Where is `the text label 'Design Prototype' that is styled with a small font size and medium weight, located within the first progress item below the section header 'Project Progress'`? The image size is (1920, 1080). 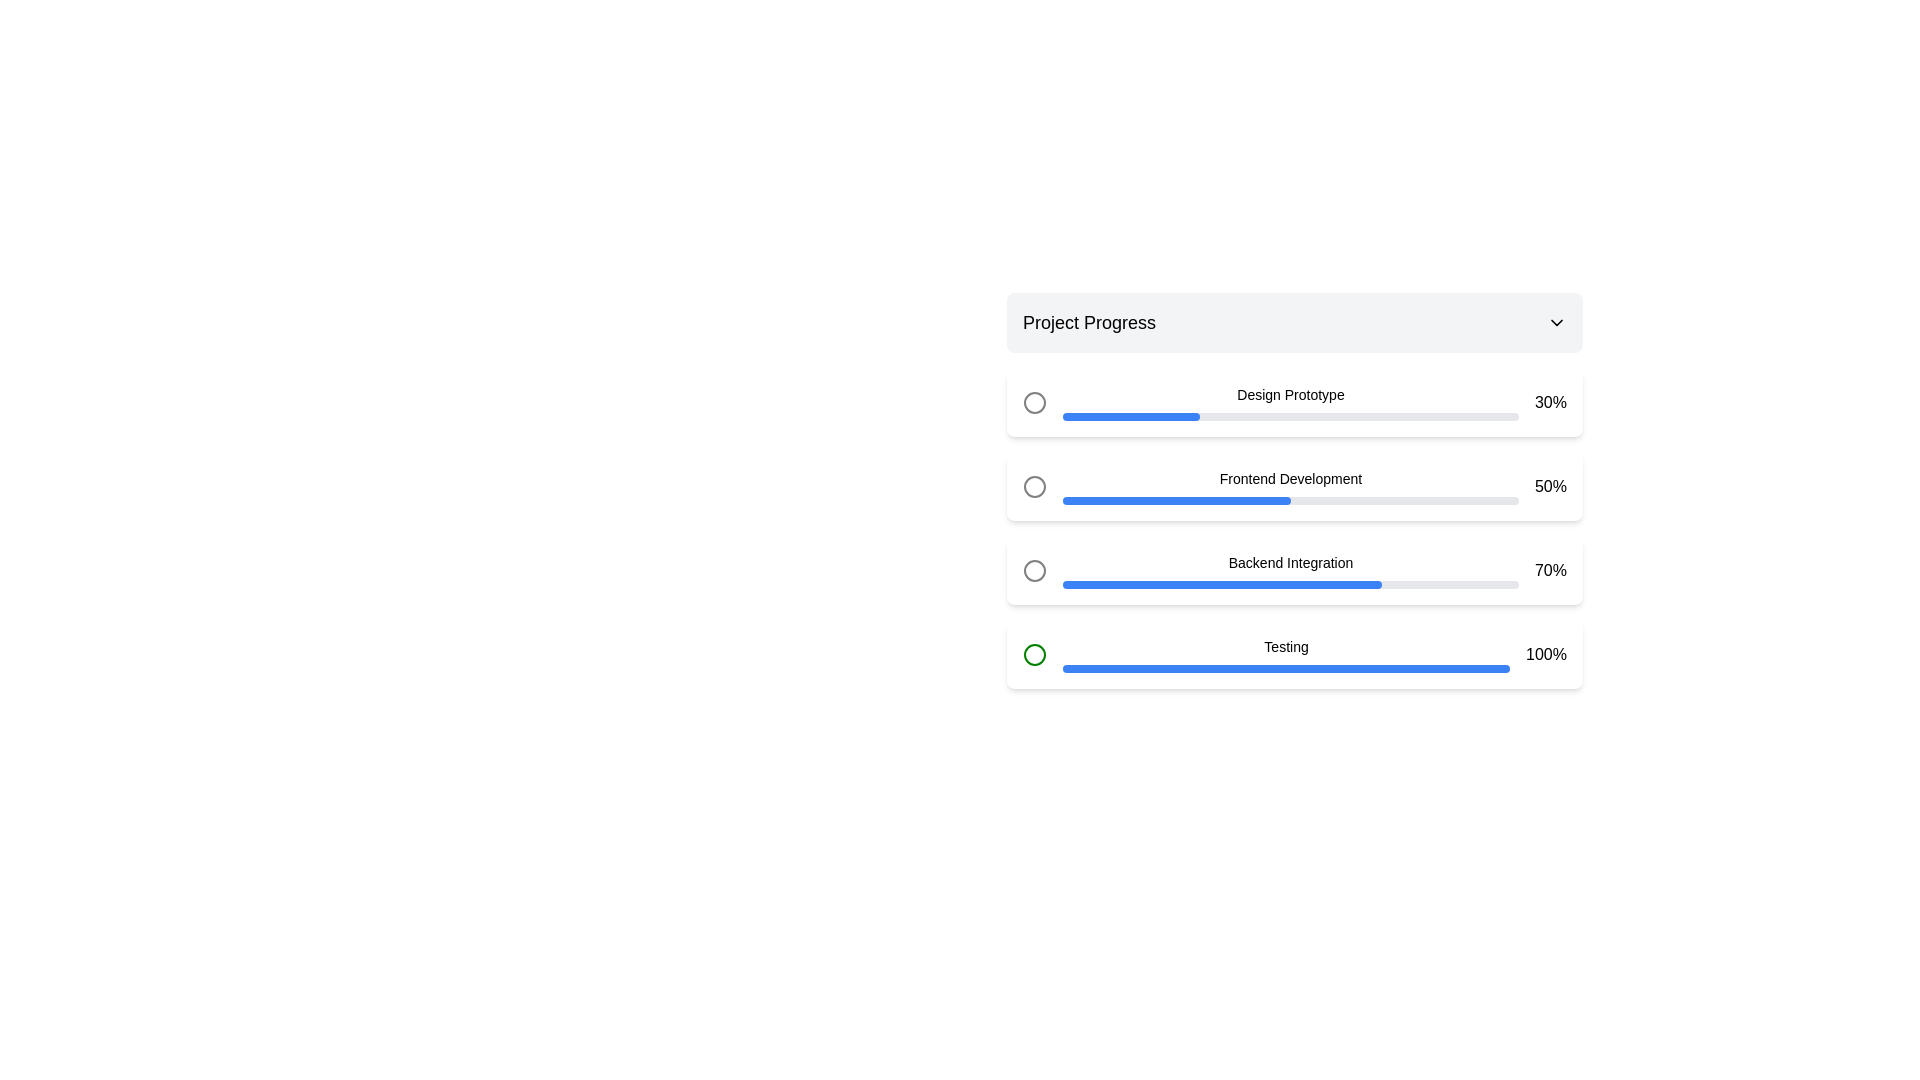
the text label 'Design Prototype' that is styled with a small font size and medium weight, located within the first progress item below the section header 'Project Progress' is located at coordinates (1291, 394).